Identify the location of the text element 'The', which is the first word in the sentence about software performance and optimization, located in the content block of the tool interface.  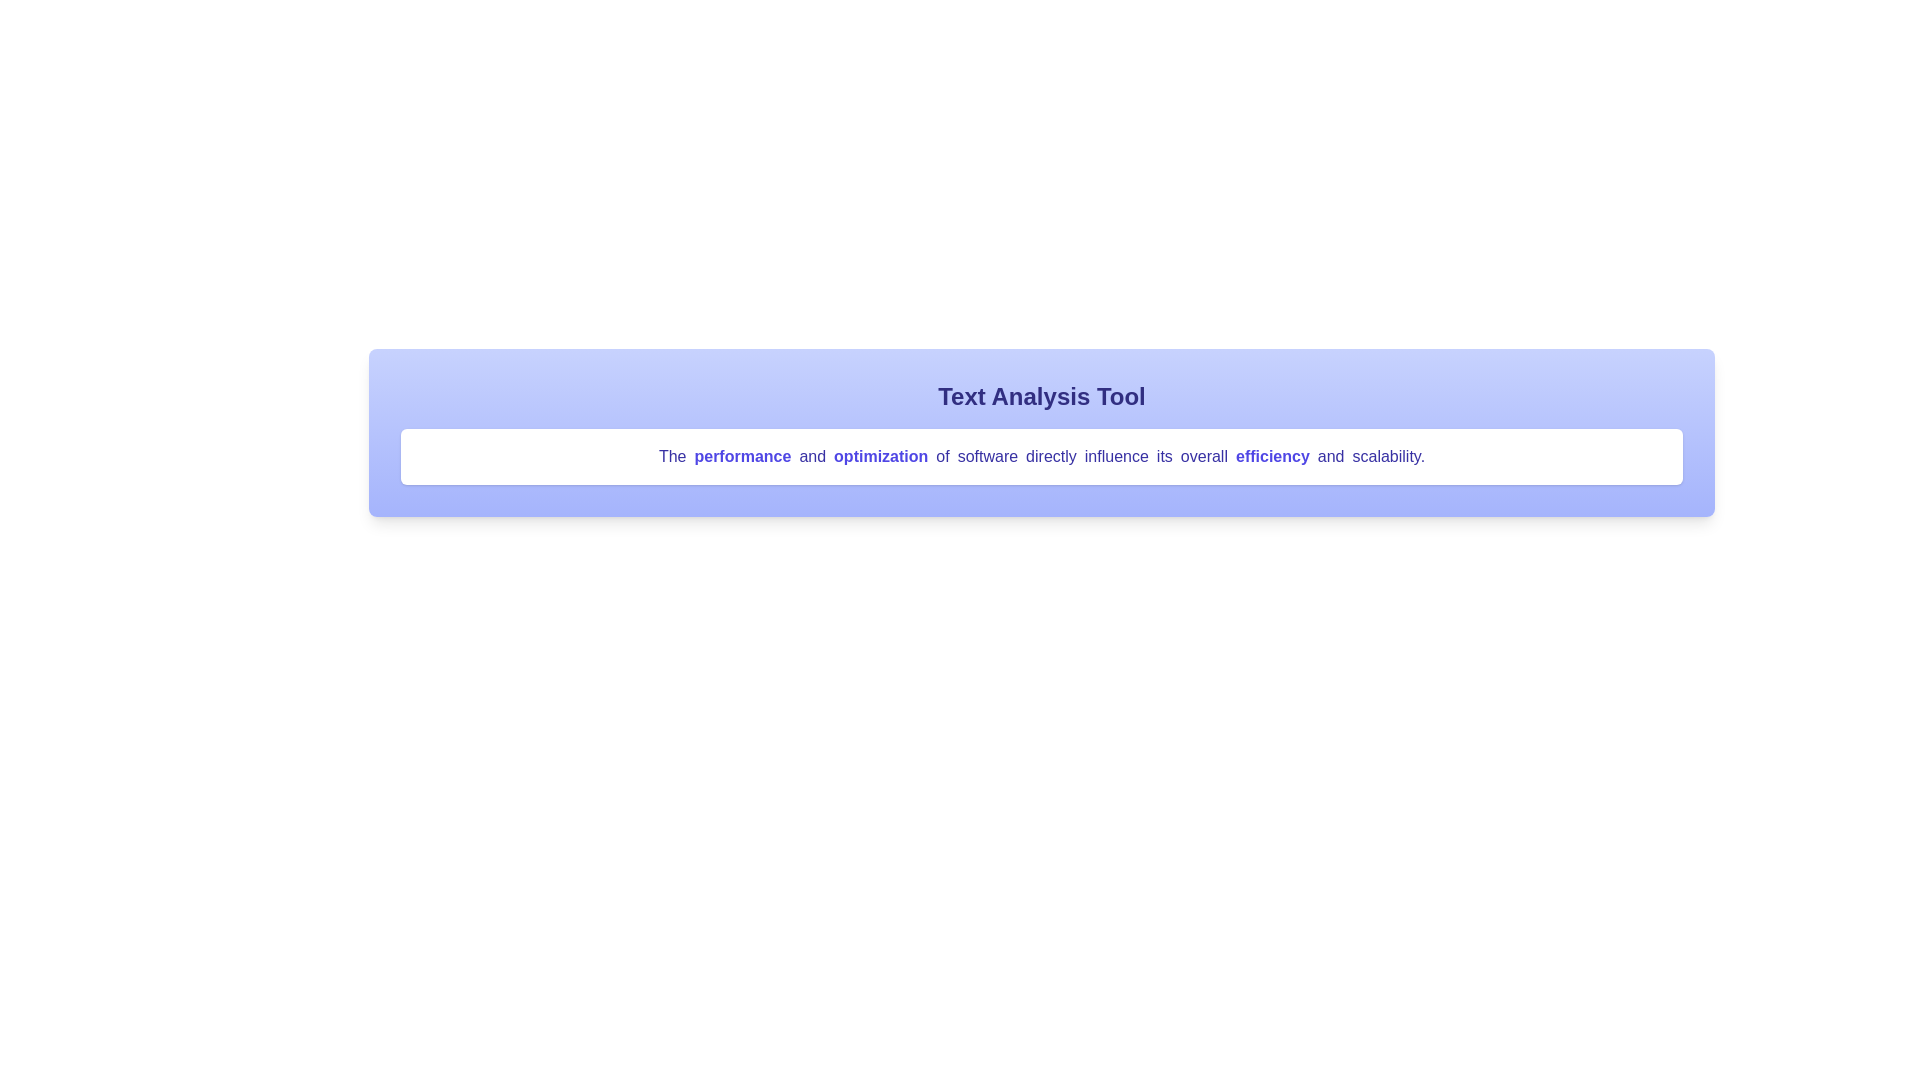
(672, 456).